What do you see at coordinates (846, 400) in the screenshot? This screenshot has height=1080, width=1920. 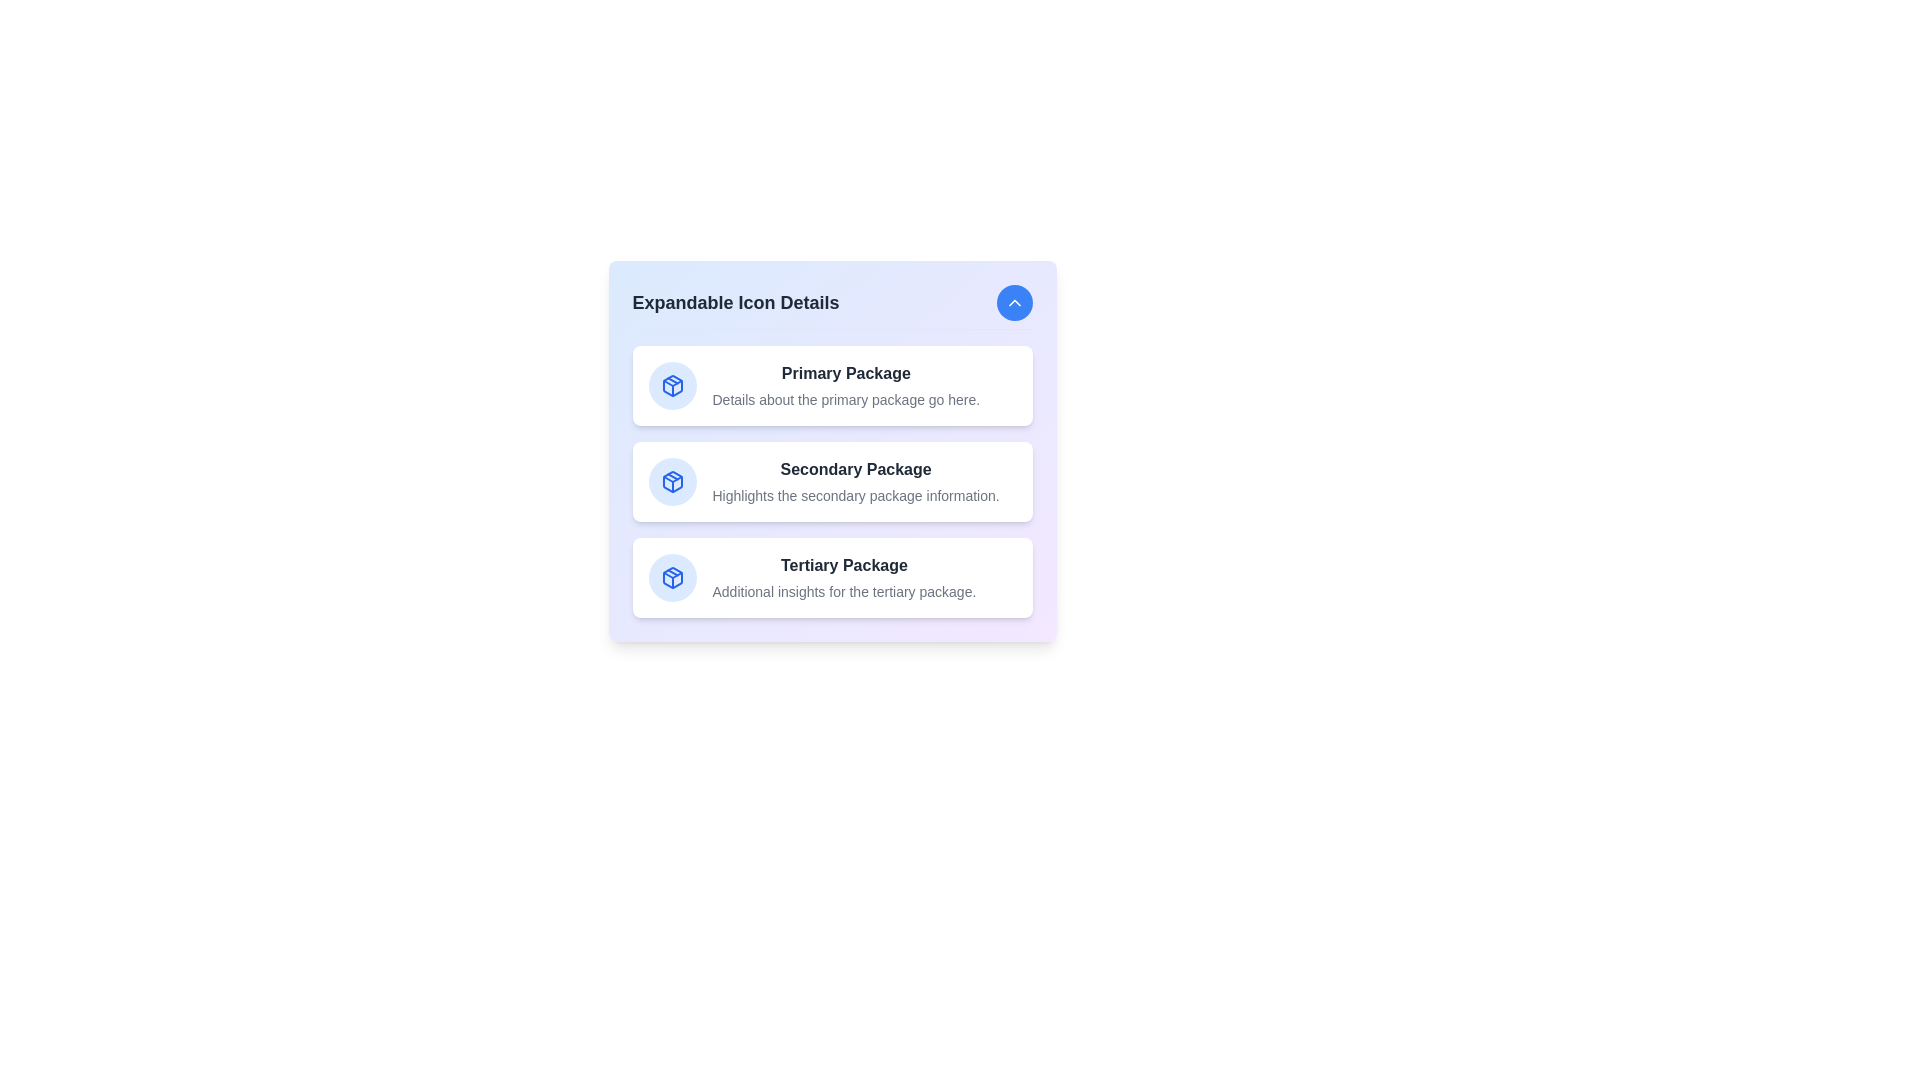 I see `the static text field displaying 'Details about the primary package go here.' located below the 'Primary Package' section header in the first card of the 'Expandable Icon Details' interface` at bounding box center [846, 400].